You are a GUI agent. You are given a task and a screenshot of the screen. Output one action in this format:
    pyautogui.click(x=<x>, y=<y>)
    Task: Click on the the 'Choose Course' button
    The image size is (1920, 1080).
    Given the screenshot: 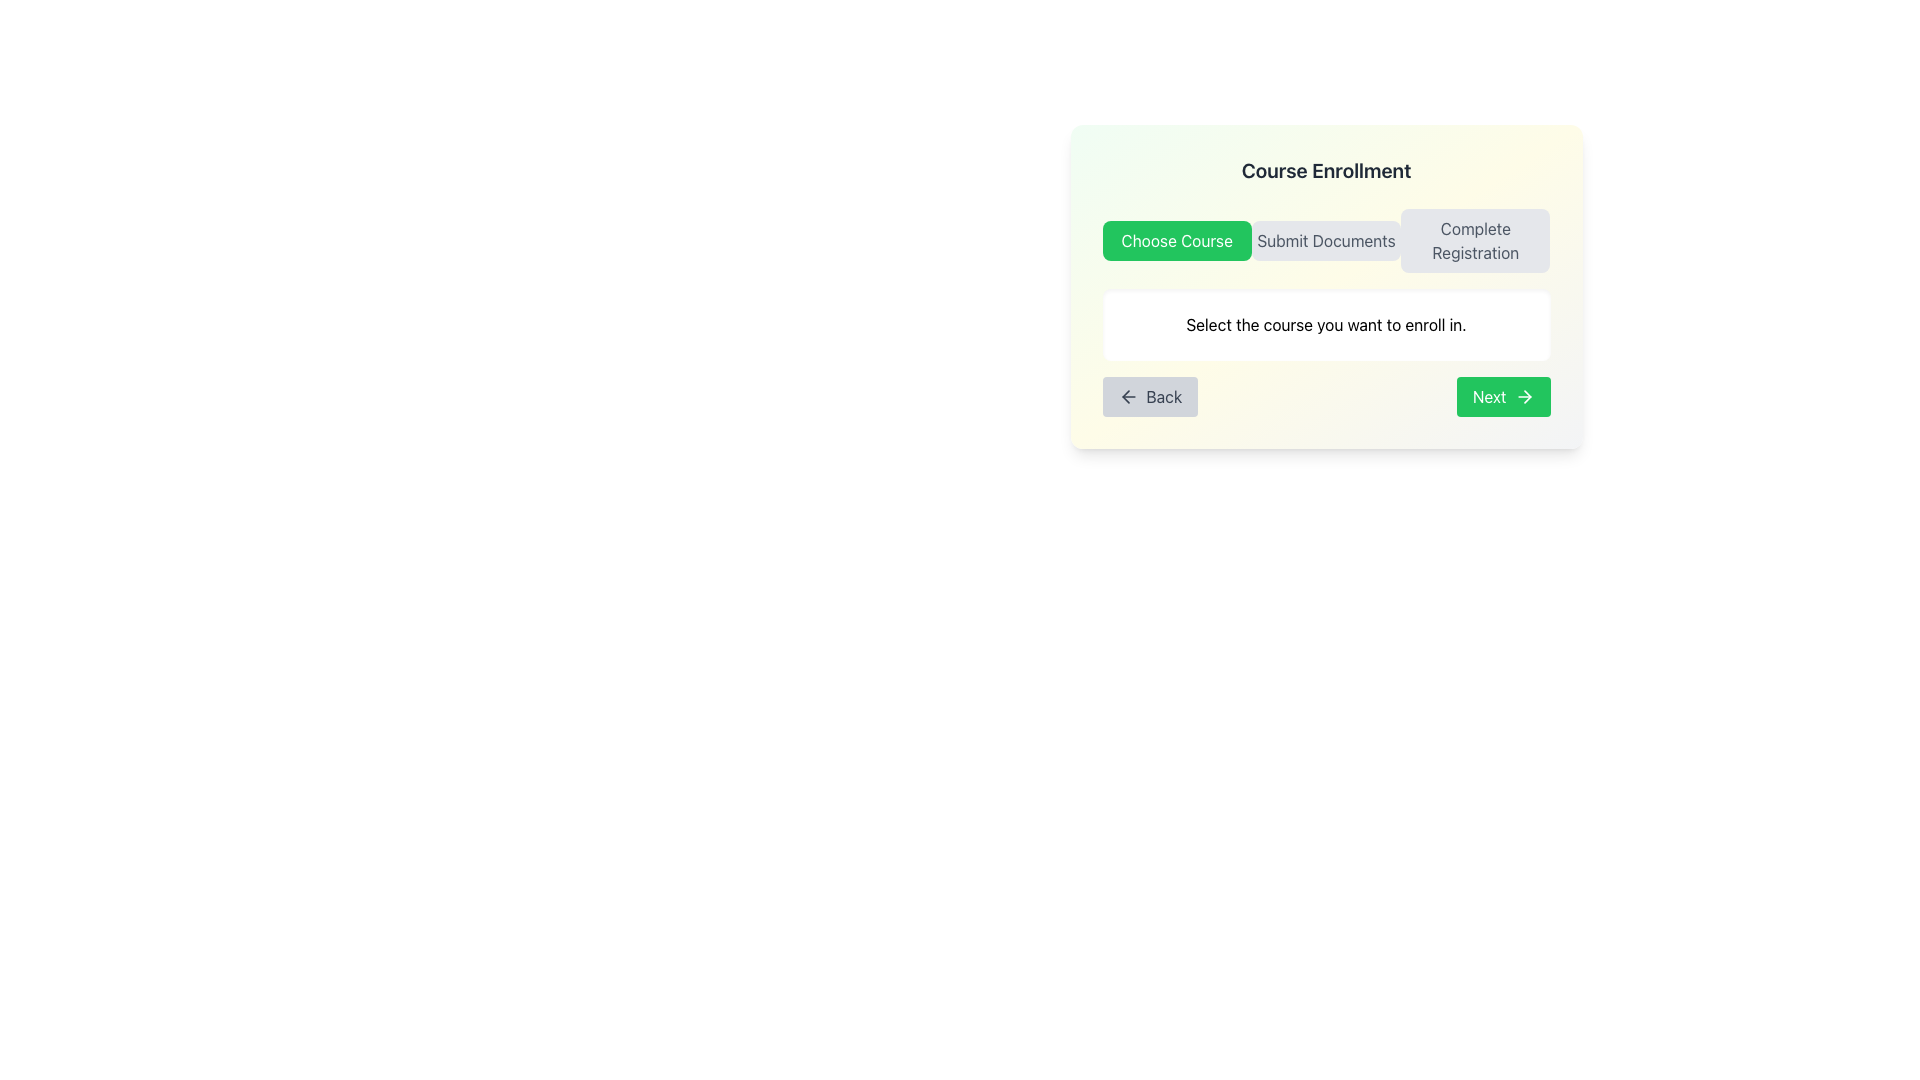 What is the action you would take?
    pyautogui.click(x=1177, y=239)
    